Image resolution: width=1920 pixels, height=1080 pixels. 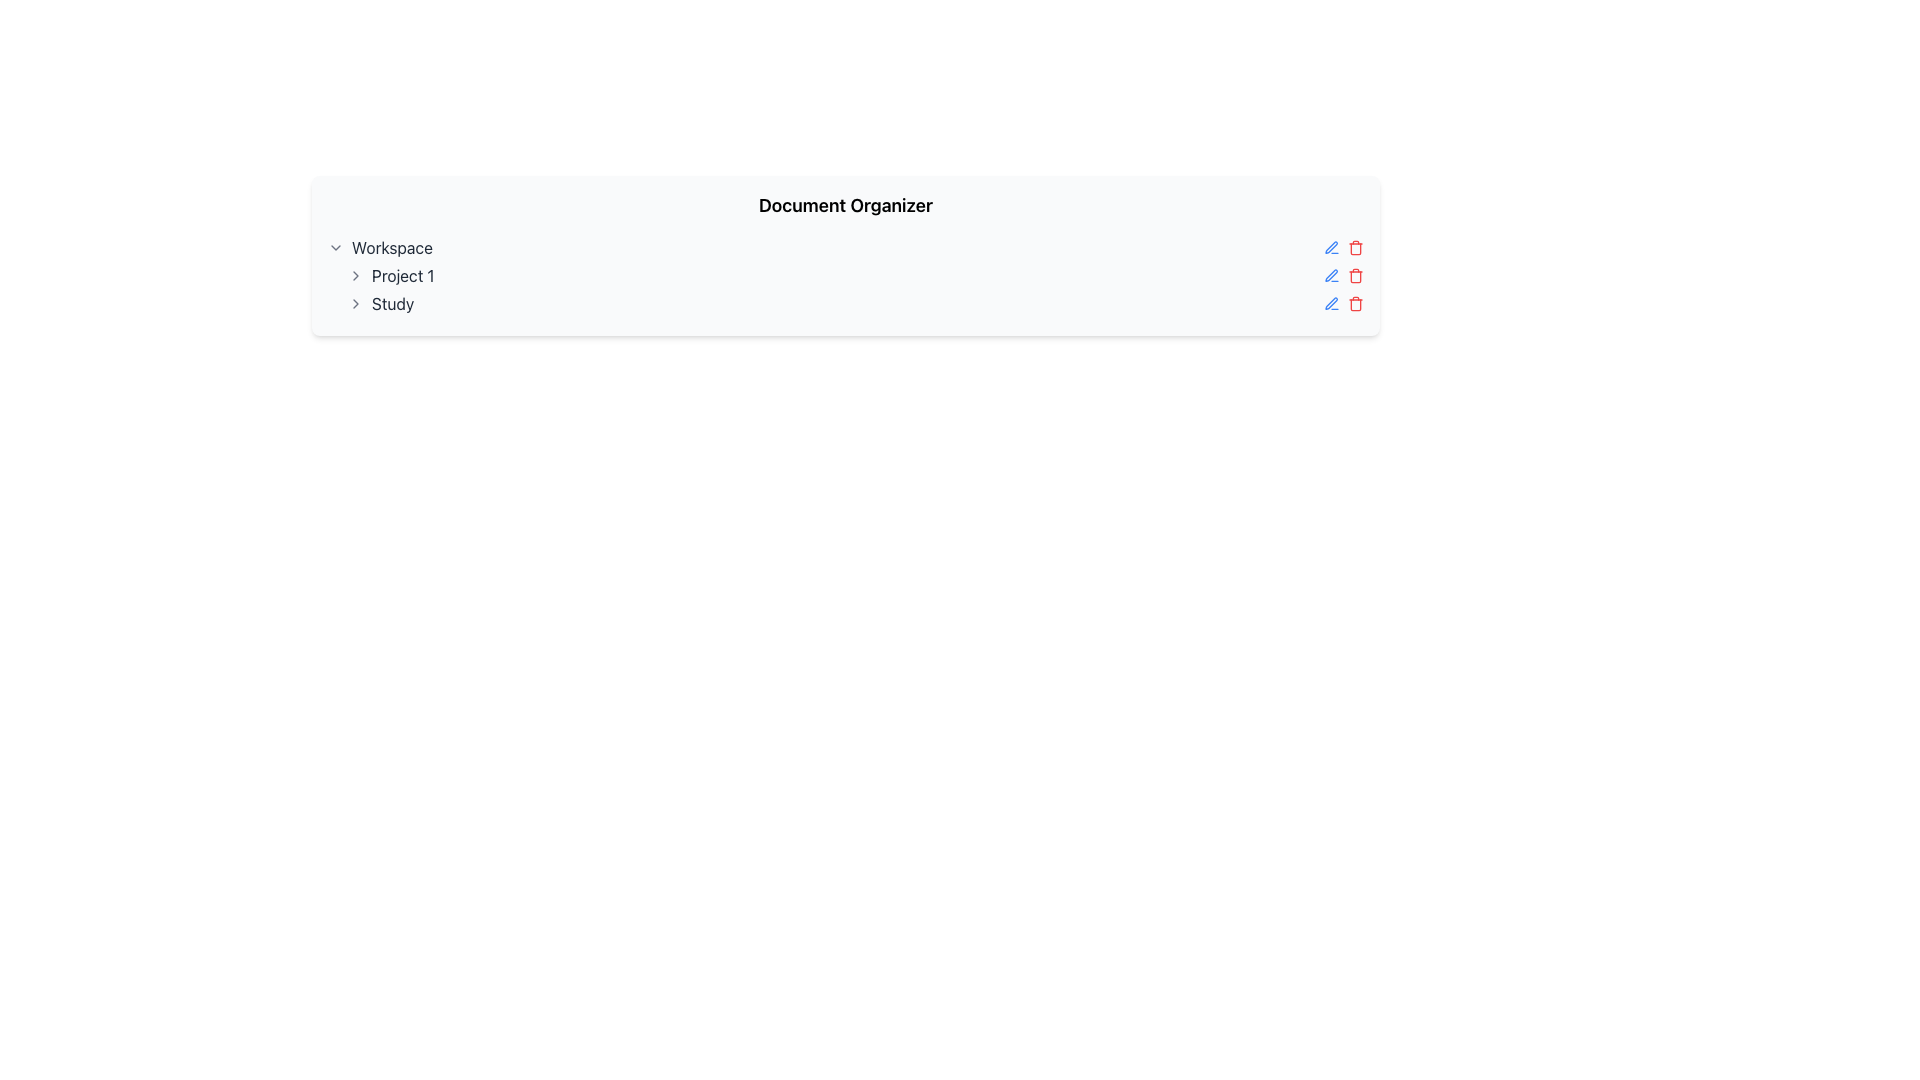 What do you see at coordinates (1356, 304) in the screenshot?
I see `the trash bin icon button, which is red and indicates a deletion action, located to the right of the blue pen icon in the row` at bounding box center [1356, 304].